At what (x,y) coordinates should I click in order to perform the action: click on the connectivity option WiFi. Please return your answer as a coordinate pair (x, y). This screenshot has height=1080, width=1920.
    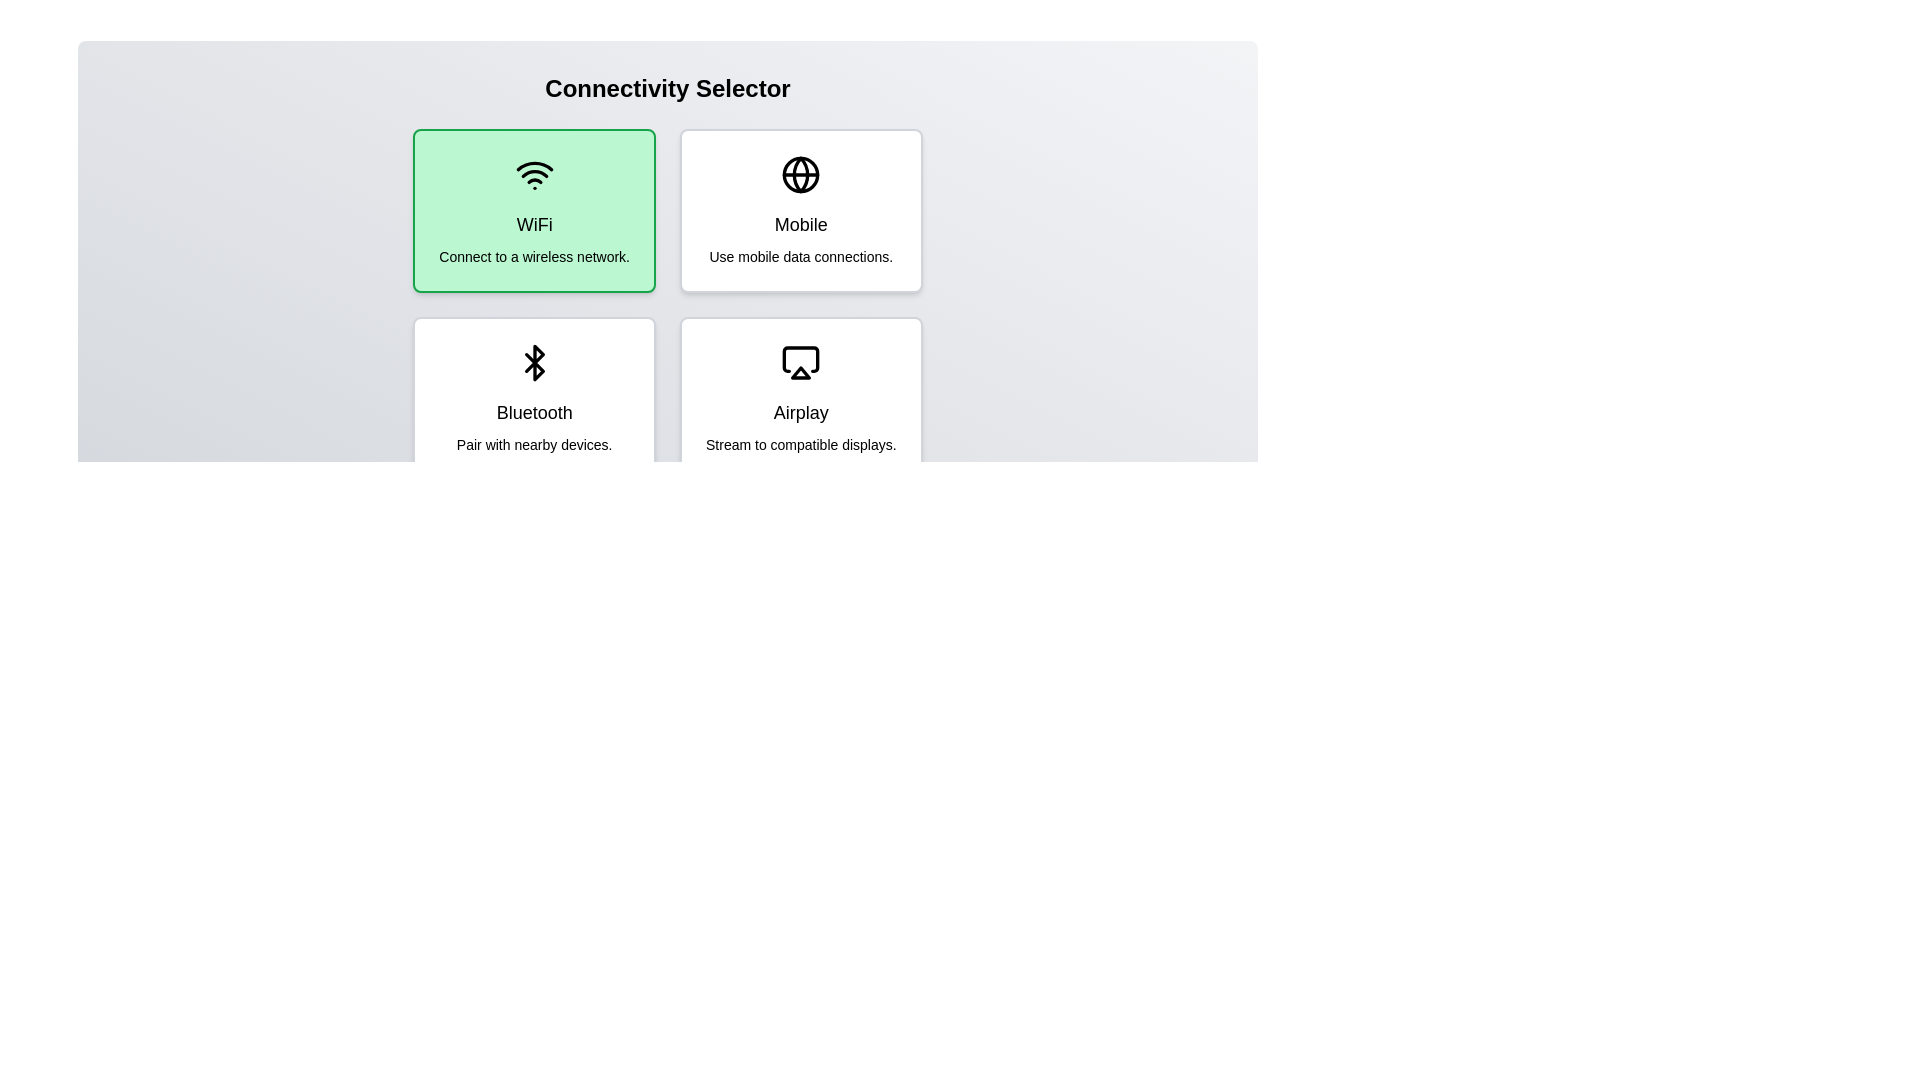
    Looking at the image, I should click on (534, 211).